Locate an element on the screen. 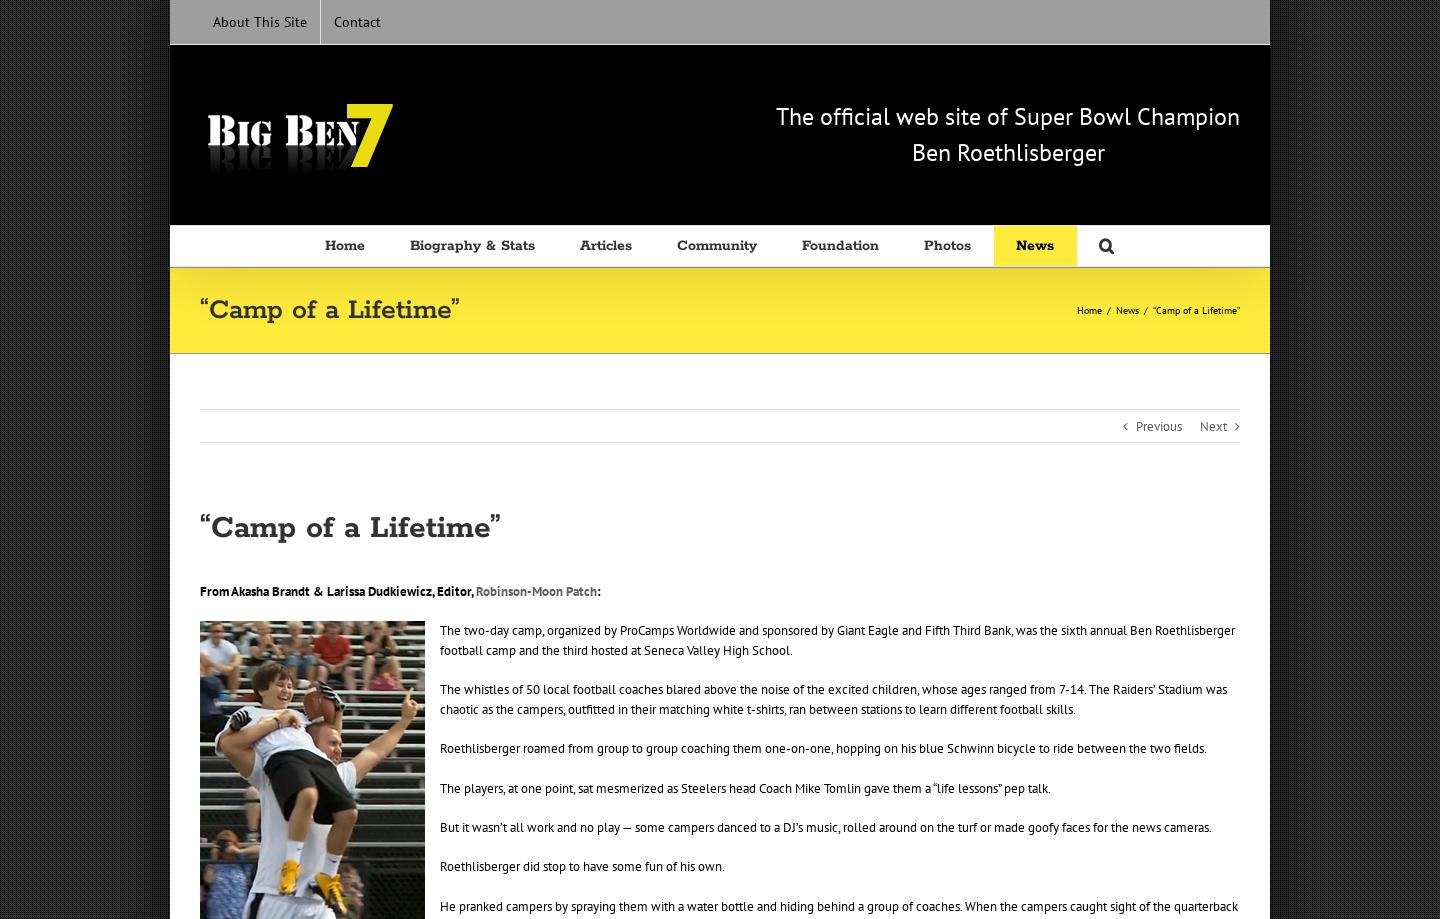  'But it wasn’t all work and no play — some campers danced to a DJ’s music, rolled around on the turf or made goofy faces for the news cameras.' is located at coordinates (825, 826).